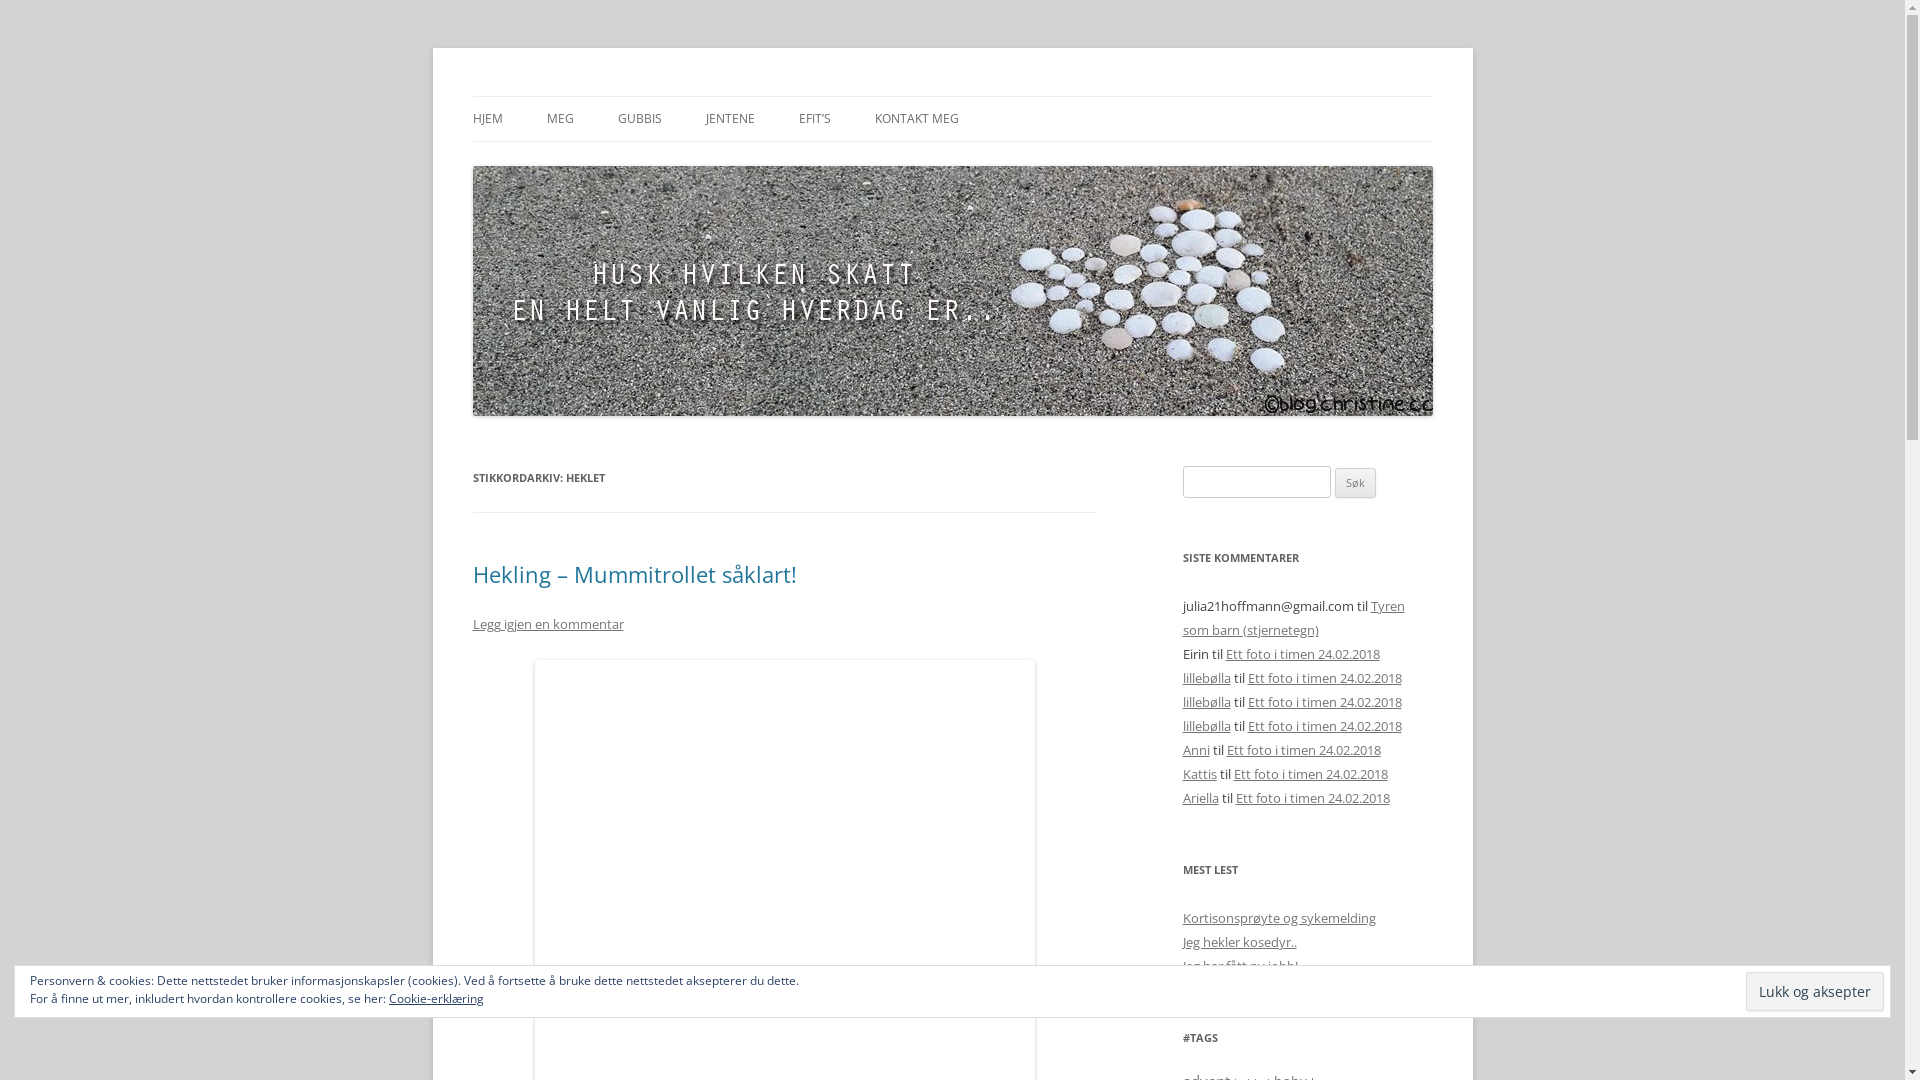 This screenshot has height=1080, width=1920. What do you see at coordinates (638, 119) in the screenshot?
I see `'GUBBIS'` at bounding box center [638, 119].